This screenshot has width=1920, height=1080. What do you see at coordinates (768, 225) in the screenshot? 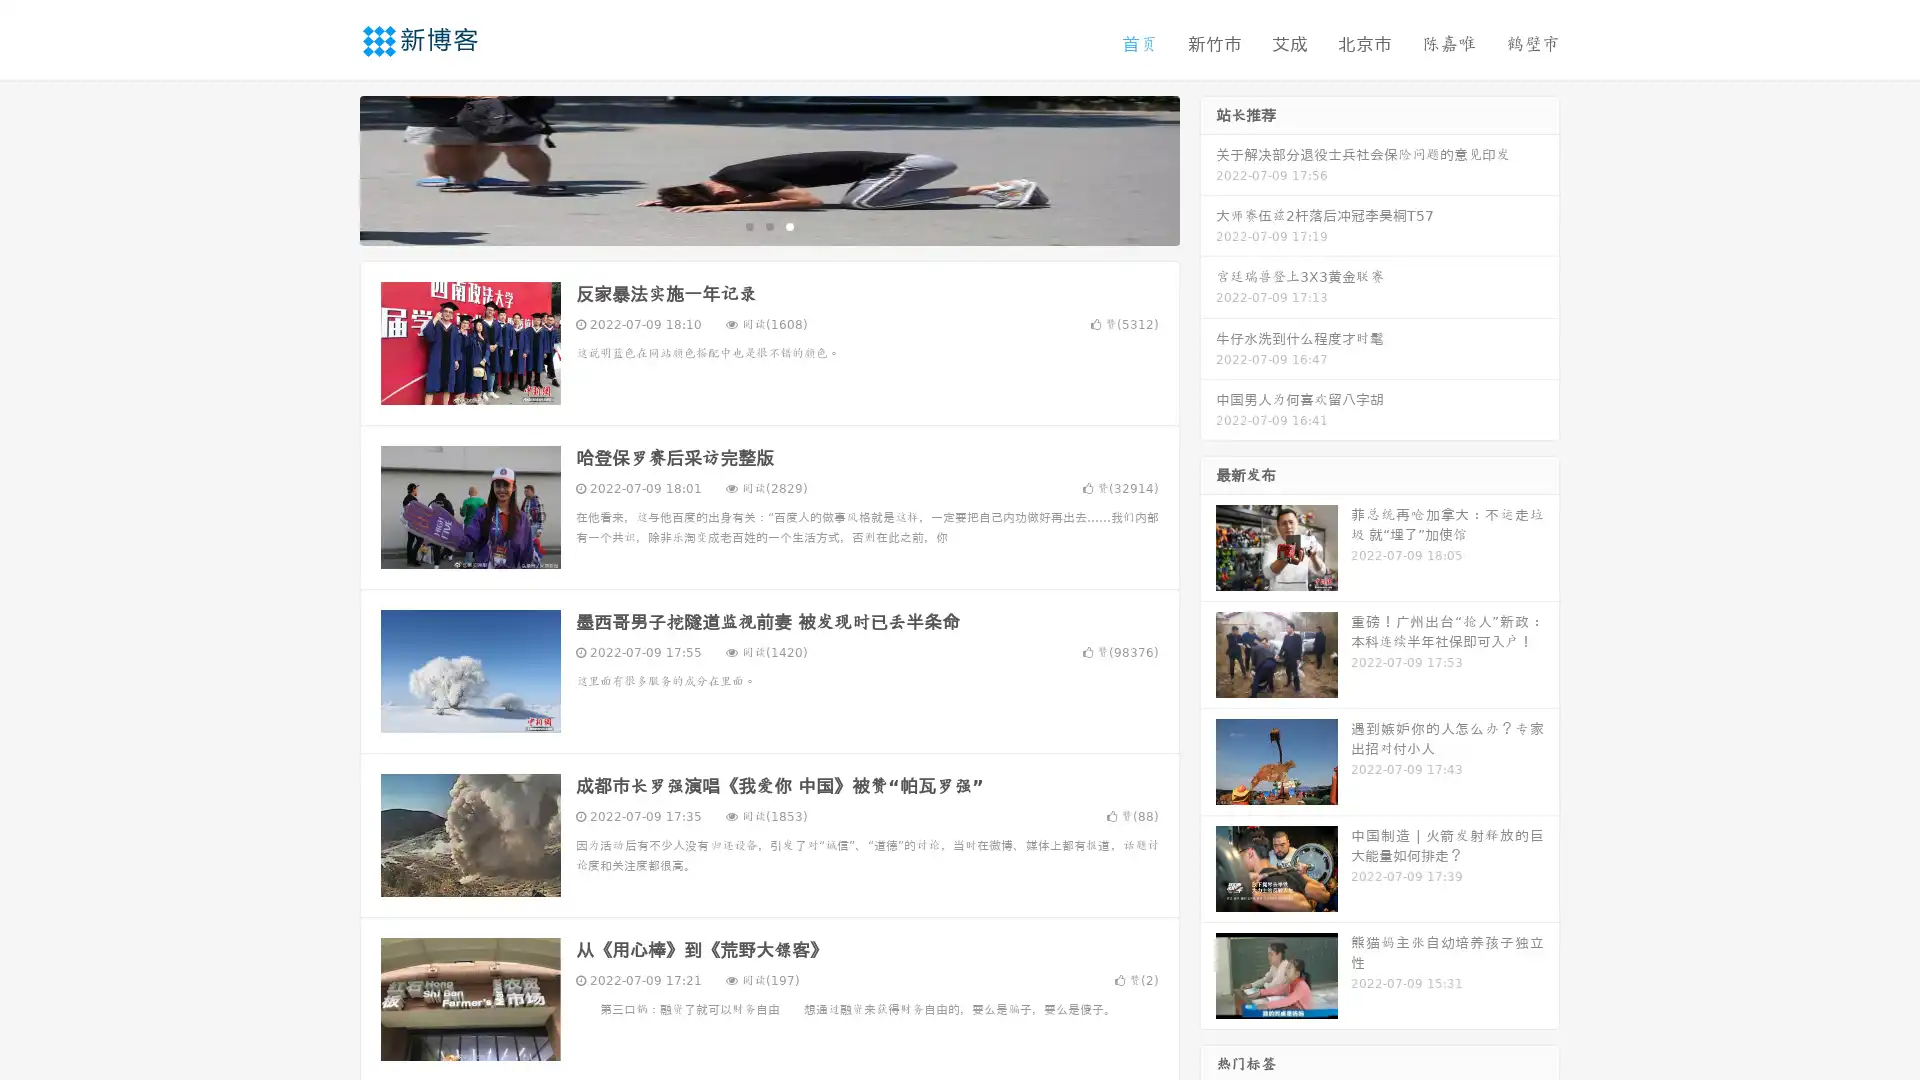
I see `Go to slide 2` at bounding box center [768, 225].